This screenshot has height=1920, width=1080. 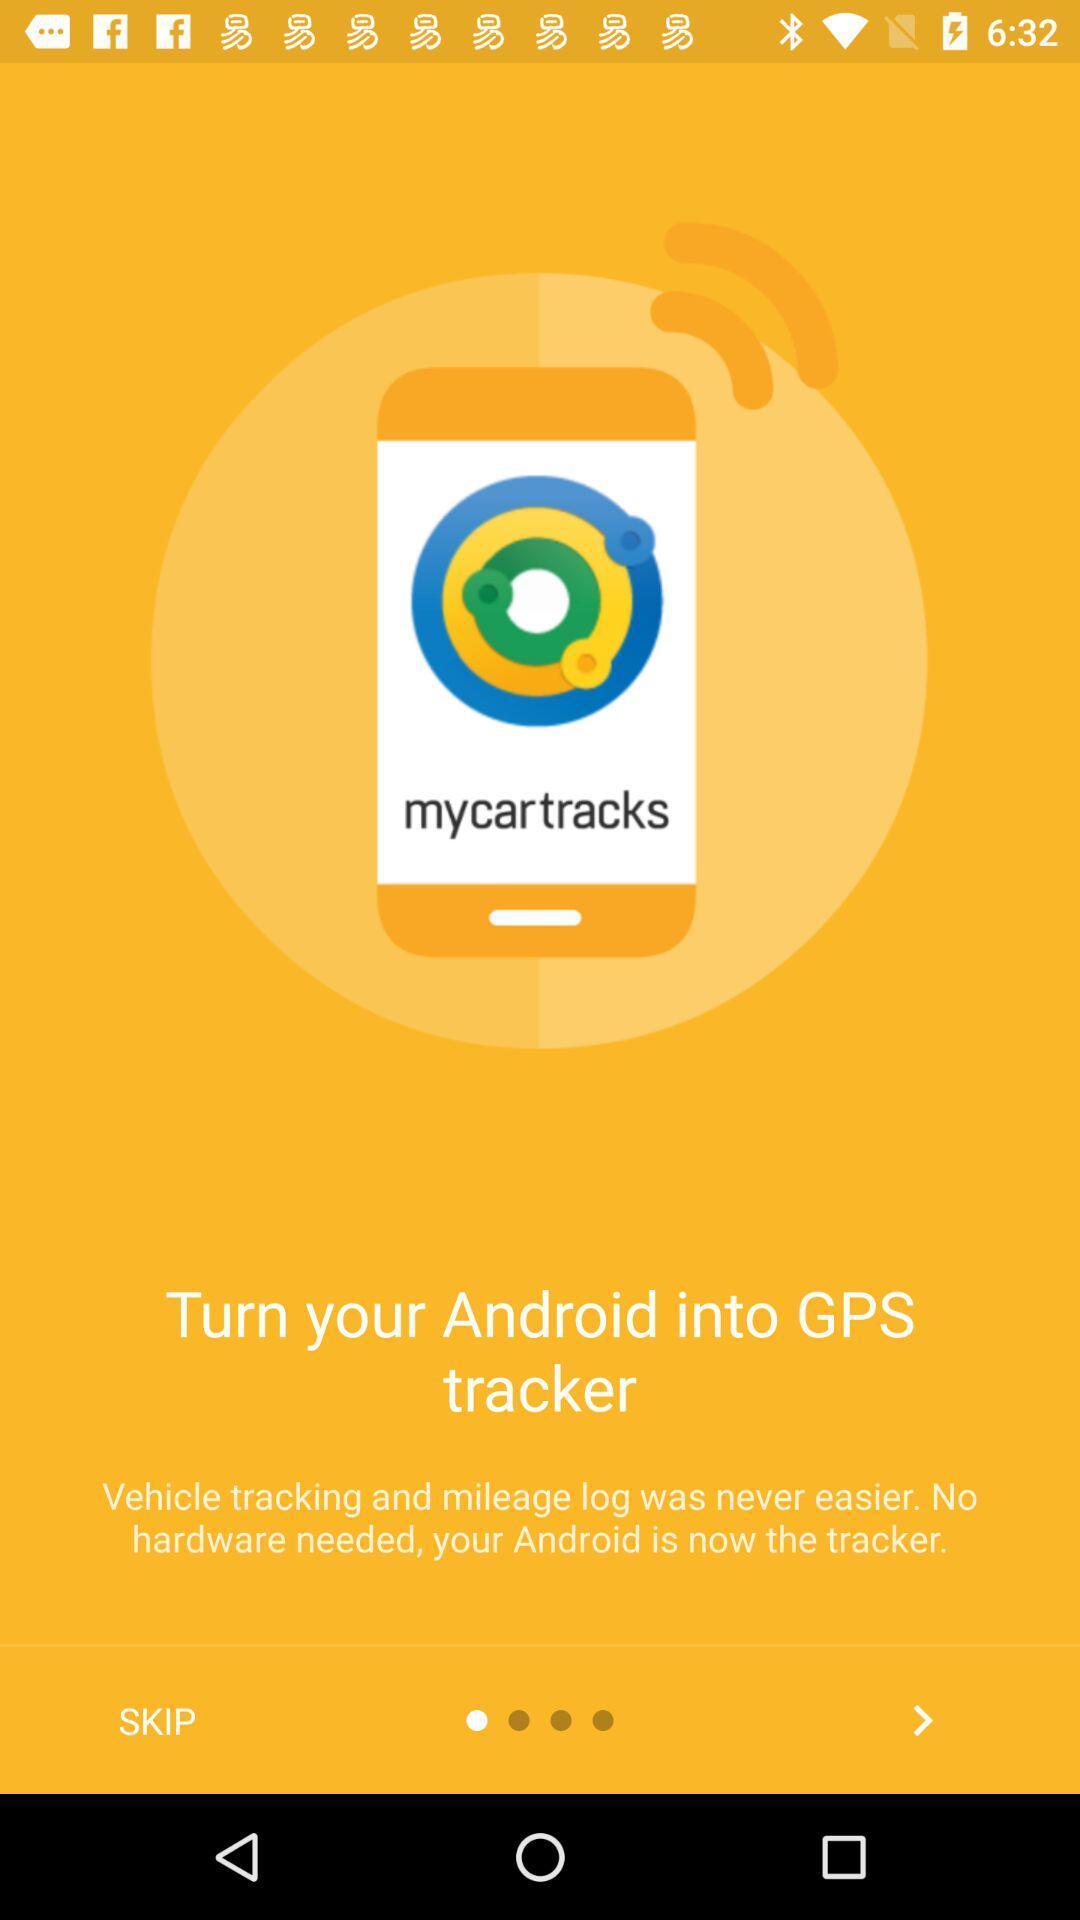 I want to click on skip, so click(x=156, y=1719).